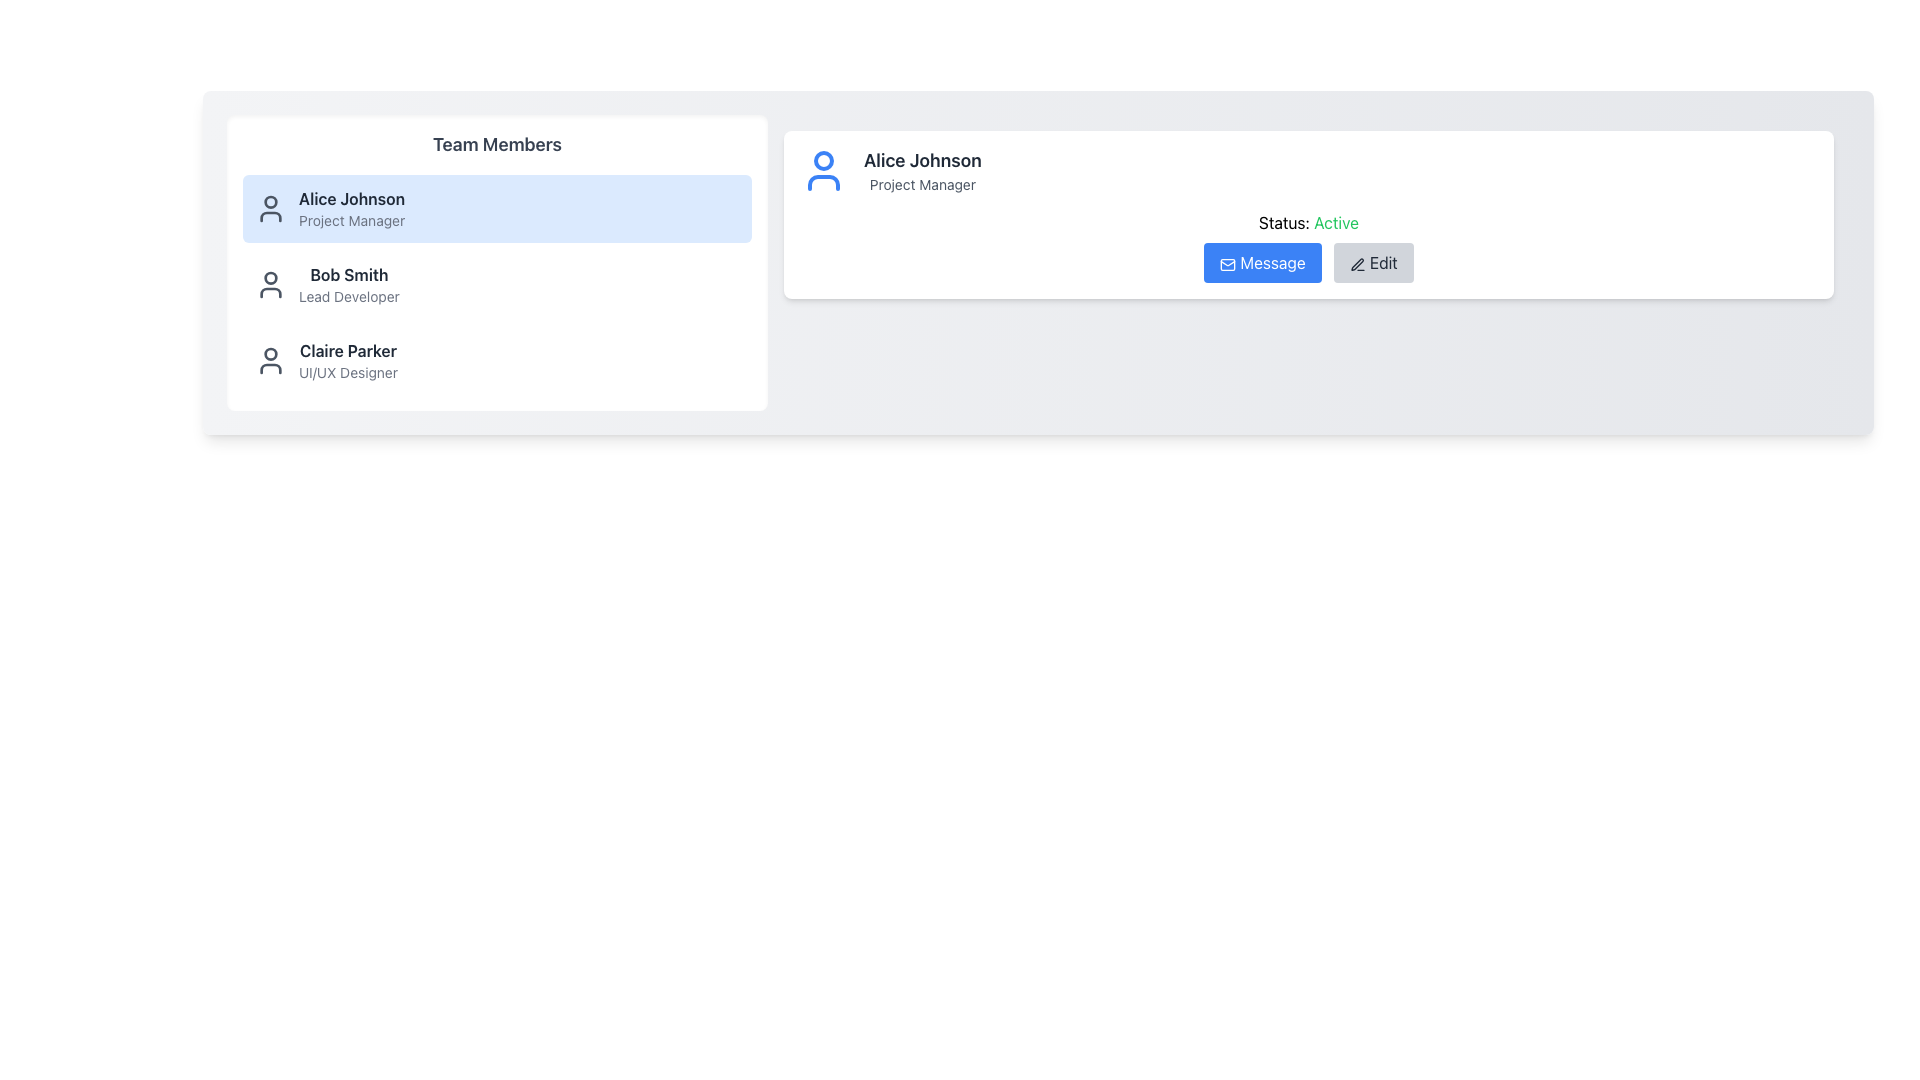  What do you see at coordinates (497, 361) in the screenshot?
I see `the list item representing user 'Claire Parker', a UI/UX Designer, located in the 'Team Members' section` at bounding box center [497, 361].